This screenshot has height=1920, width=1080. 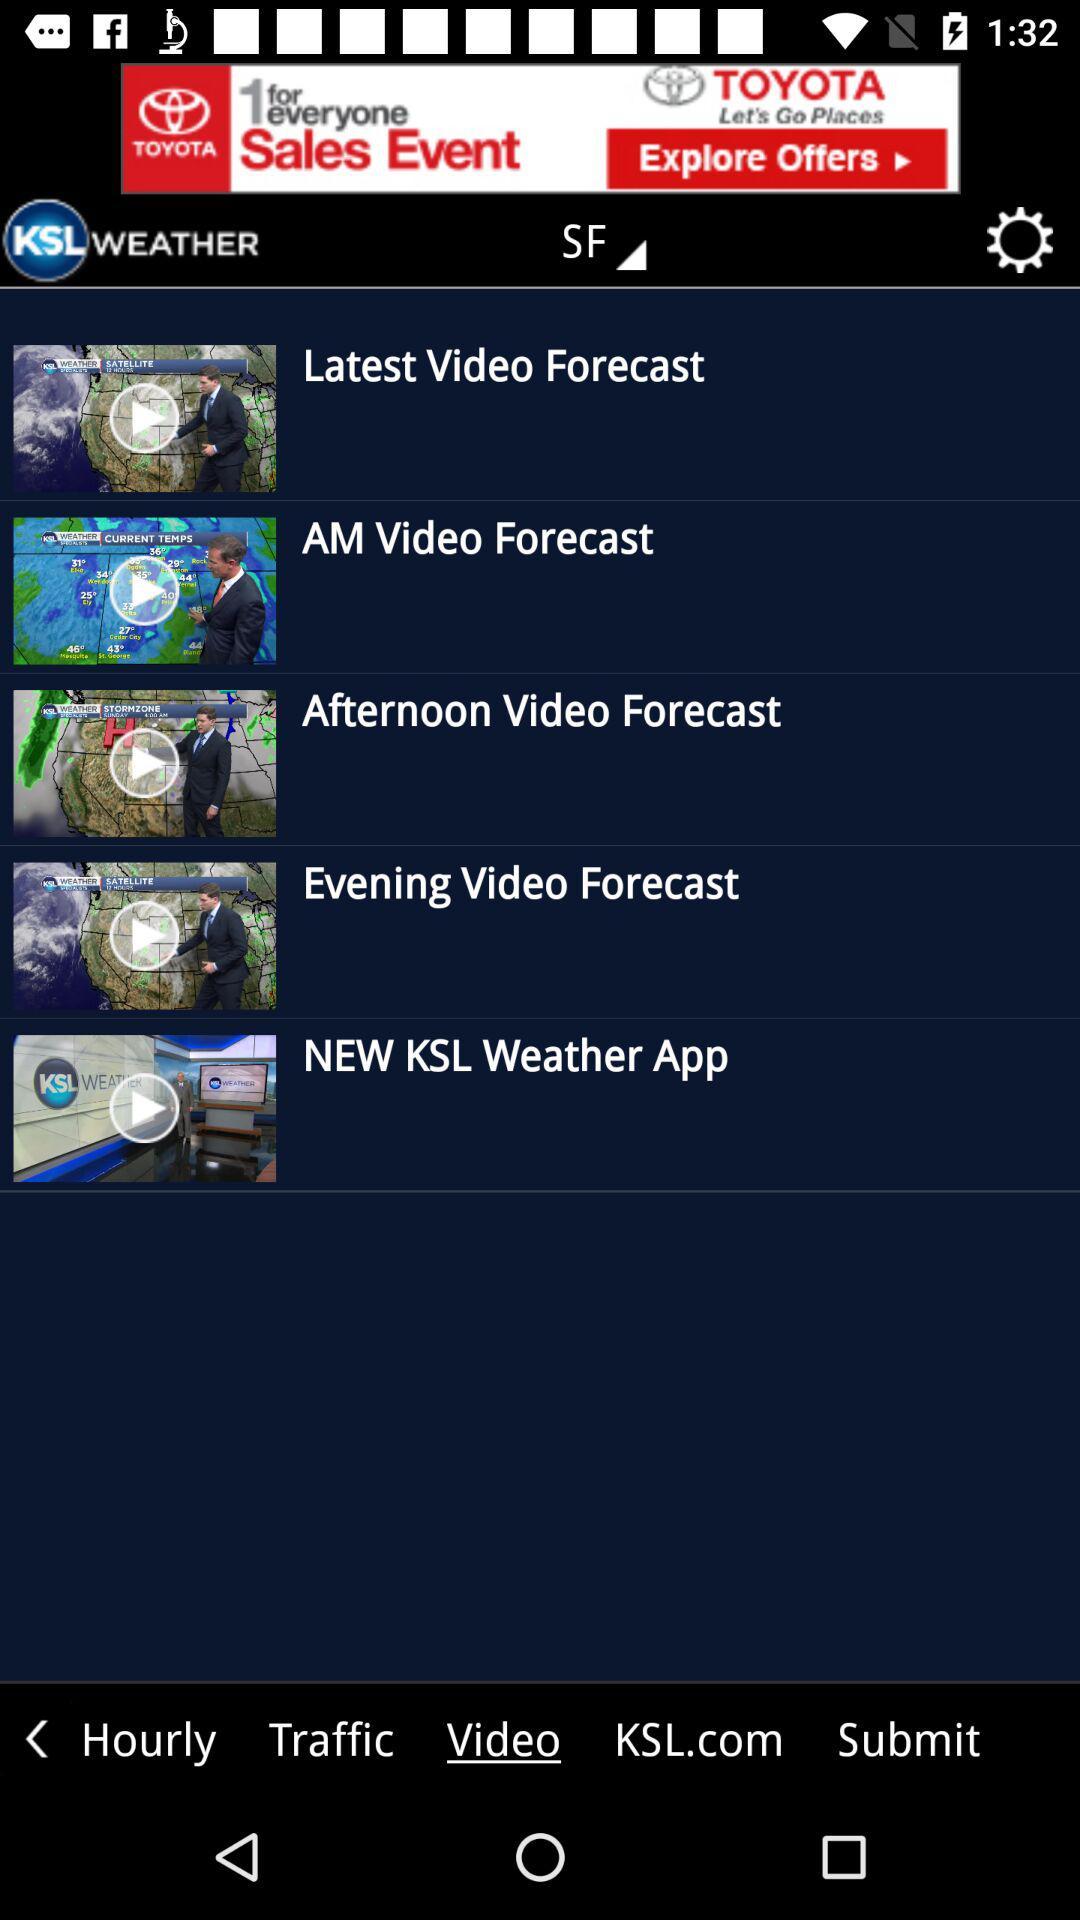 What do you see at coordinates (1026, 240) in the screenshot?
I see `the settings button which is right side corner of the first line` at bounding box center [1026, 240].